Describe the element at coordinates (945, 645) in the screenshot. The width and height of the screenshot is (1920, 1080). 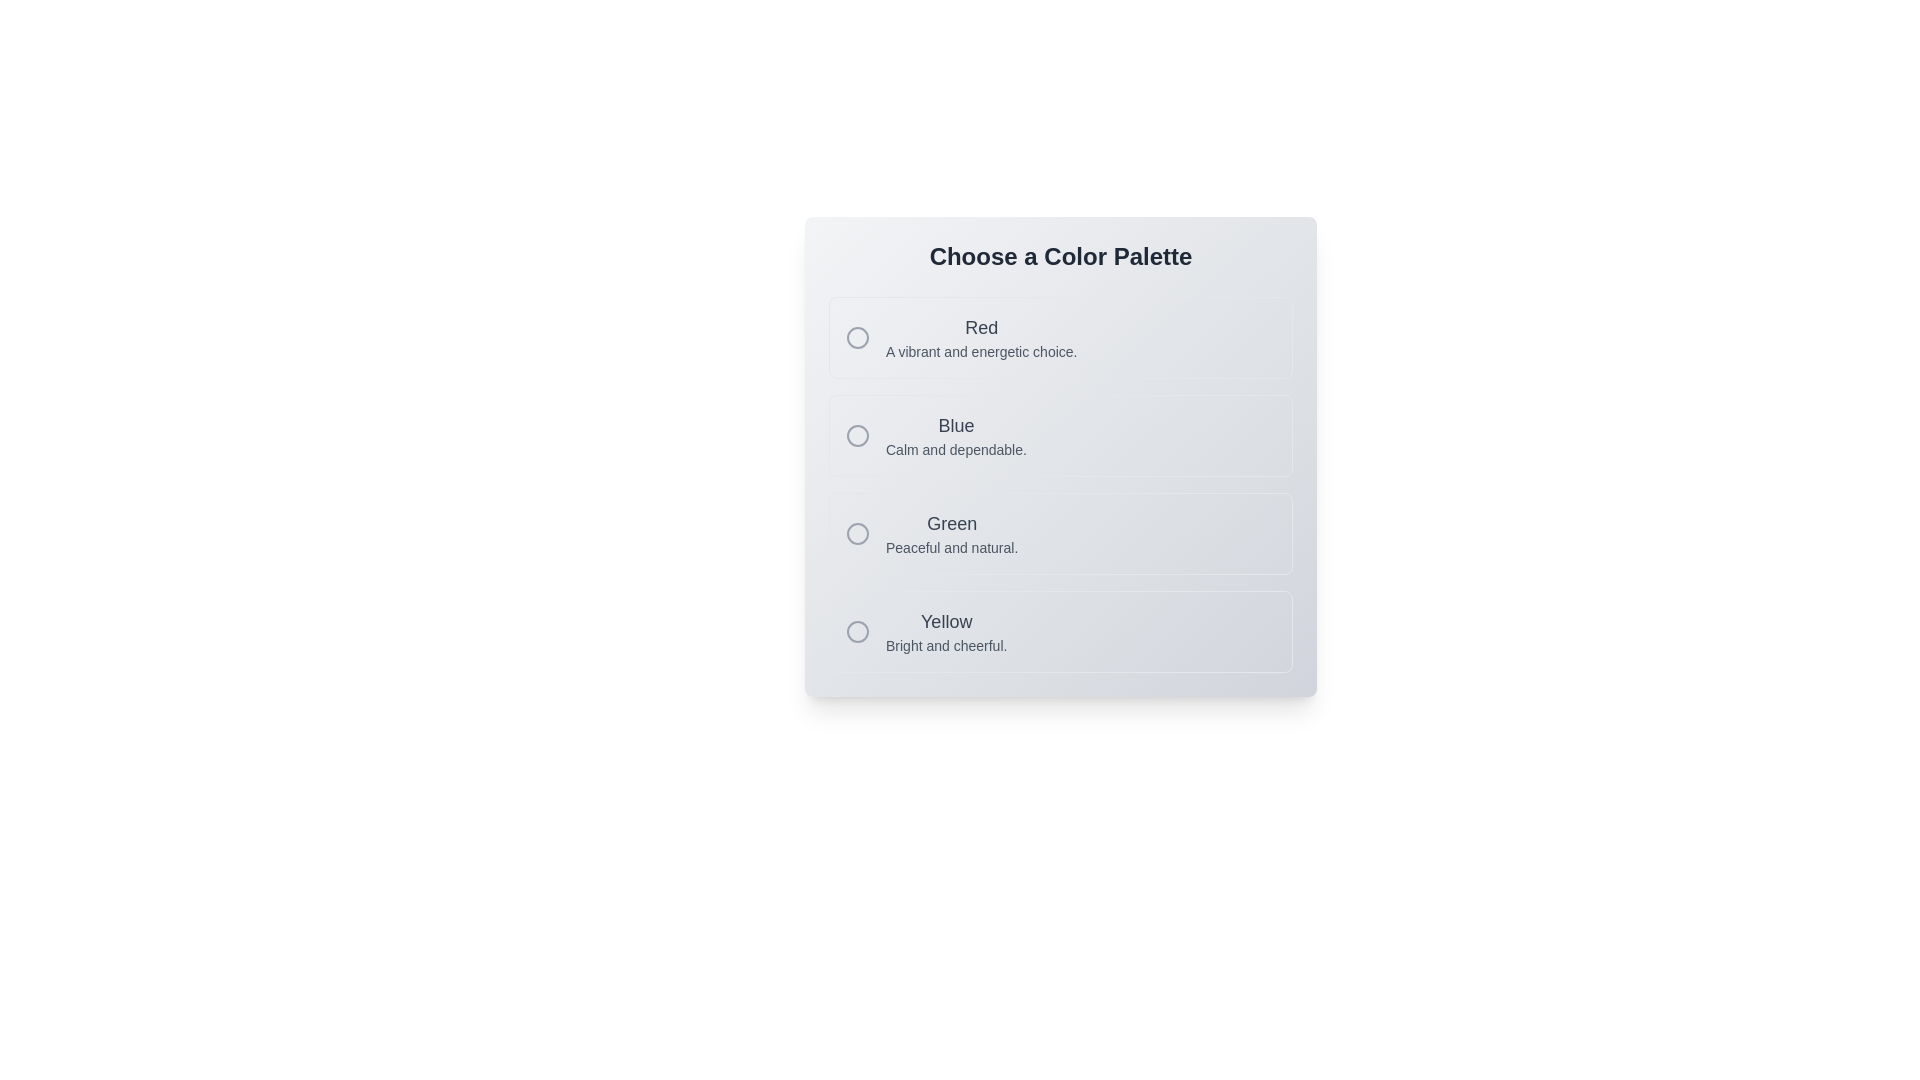
I see `the descriptive text label for the 'Yellow' color option, which provides additional information about that choice and is located directly below the 'Yellow' option` at that location.